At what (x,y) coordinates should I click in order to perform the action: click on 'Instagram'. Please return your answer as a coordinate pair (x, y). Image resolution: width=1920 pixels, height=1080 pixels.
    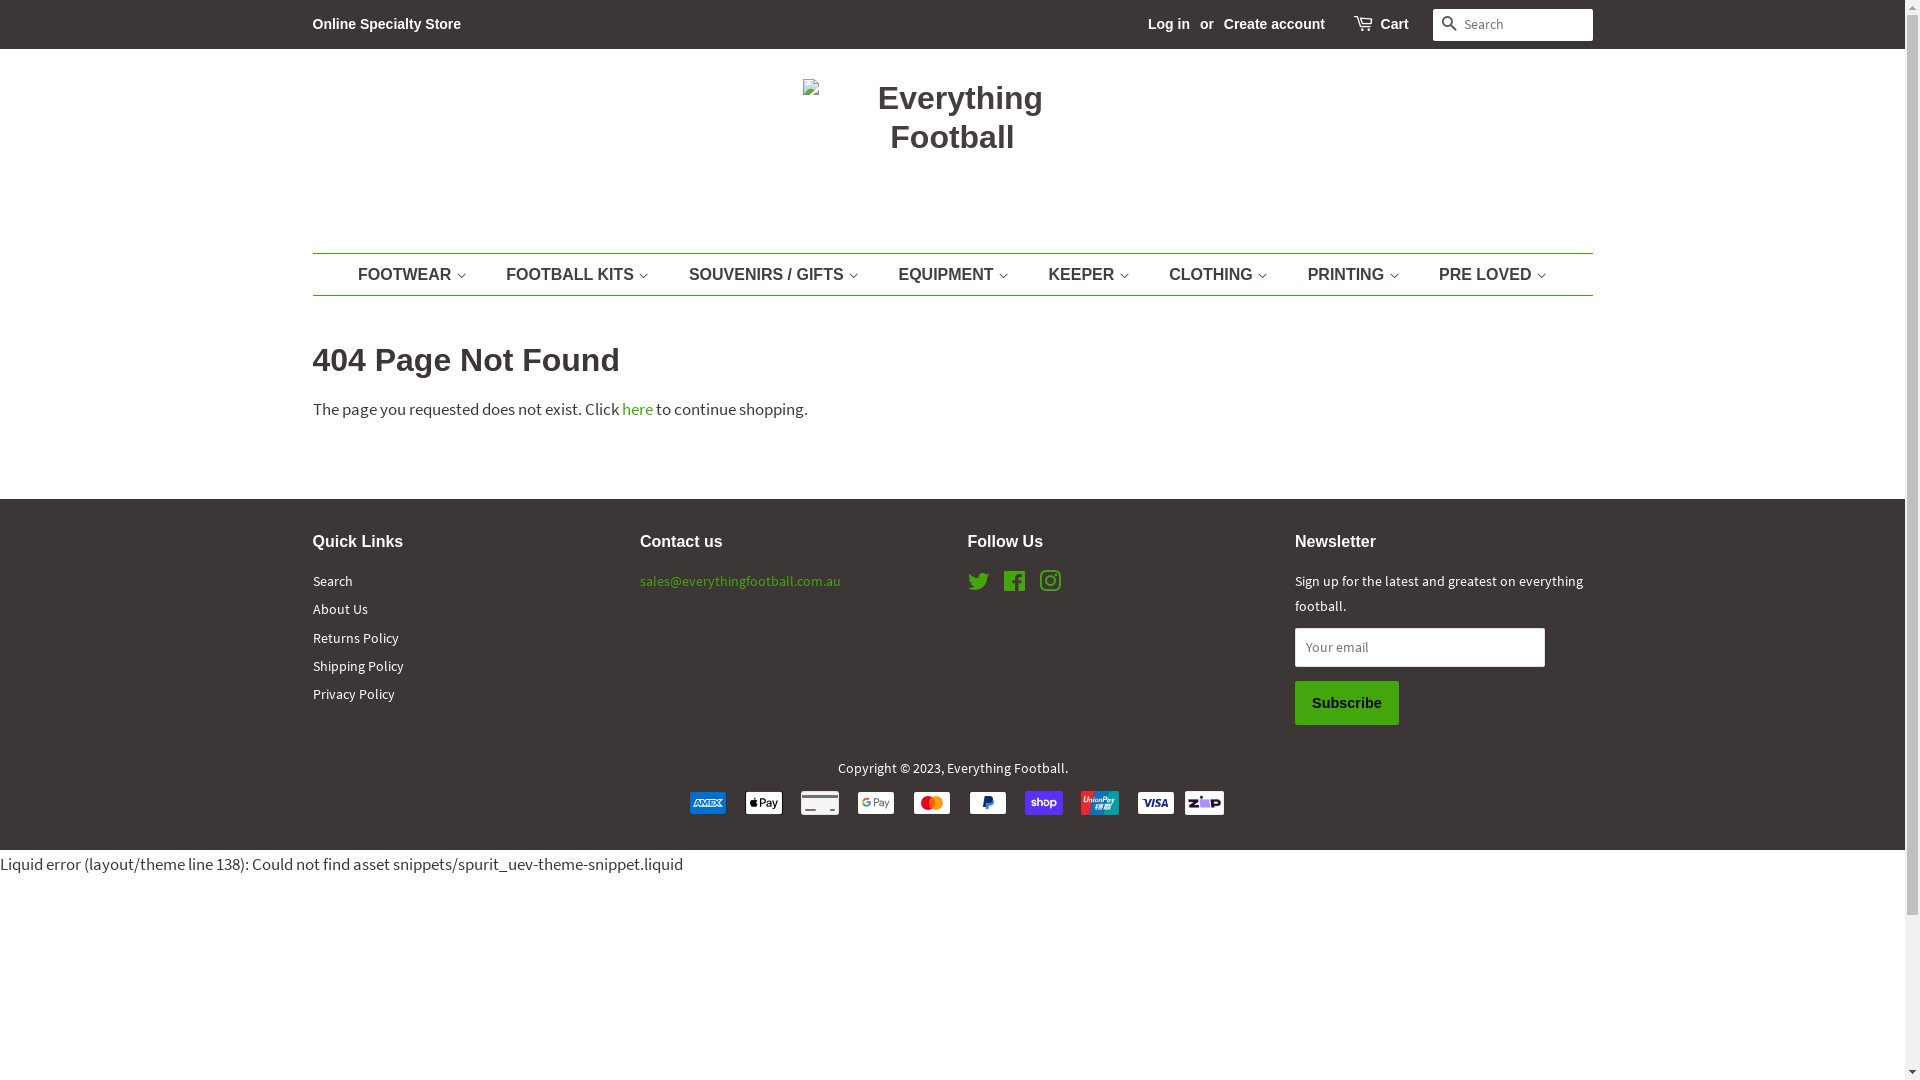
    Looking at the image, I should click on (1037, 585).